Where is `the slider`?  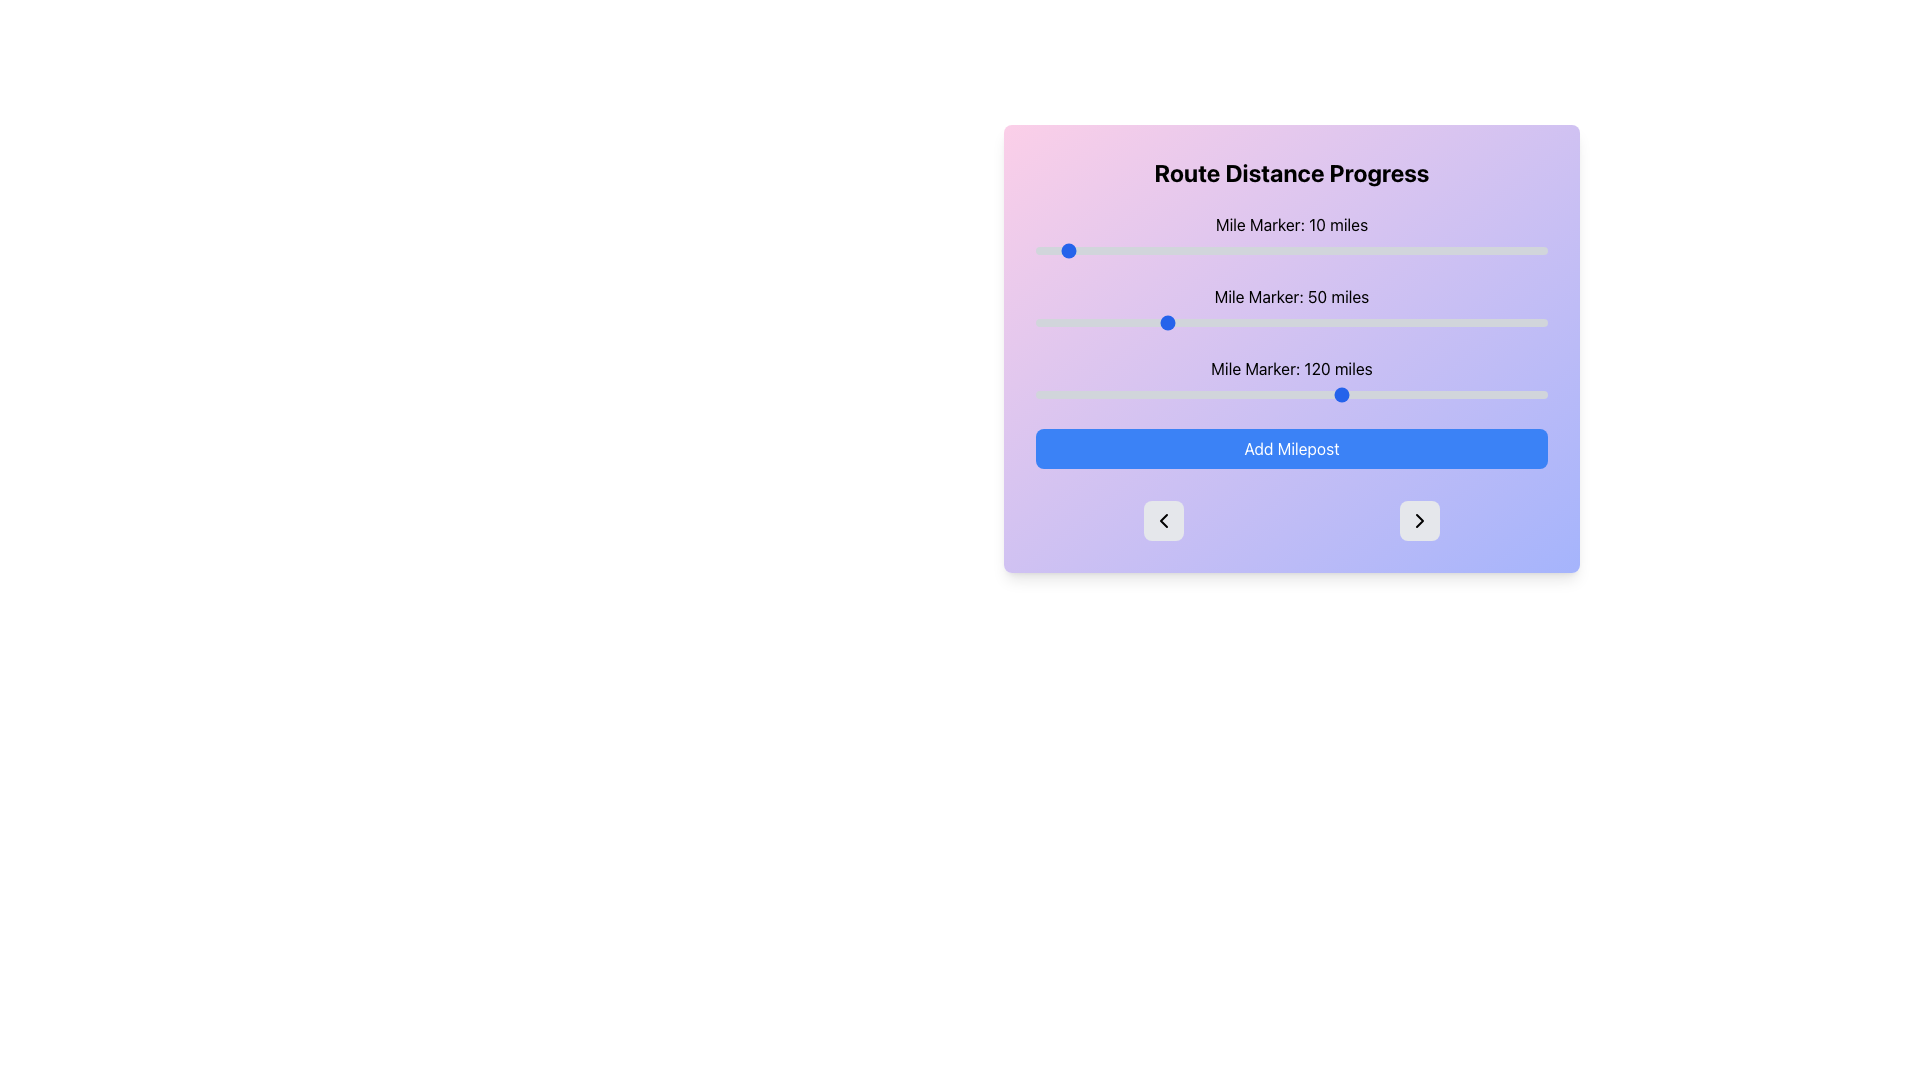 the slider is located at coordinates (1128, 322).